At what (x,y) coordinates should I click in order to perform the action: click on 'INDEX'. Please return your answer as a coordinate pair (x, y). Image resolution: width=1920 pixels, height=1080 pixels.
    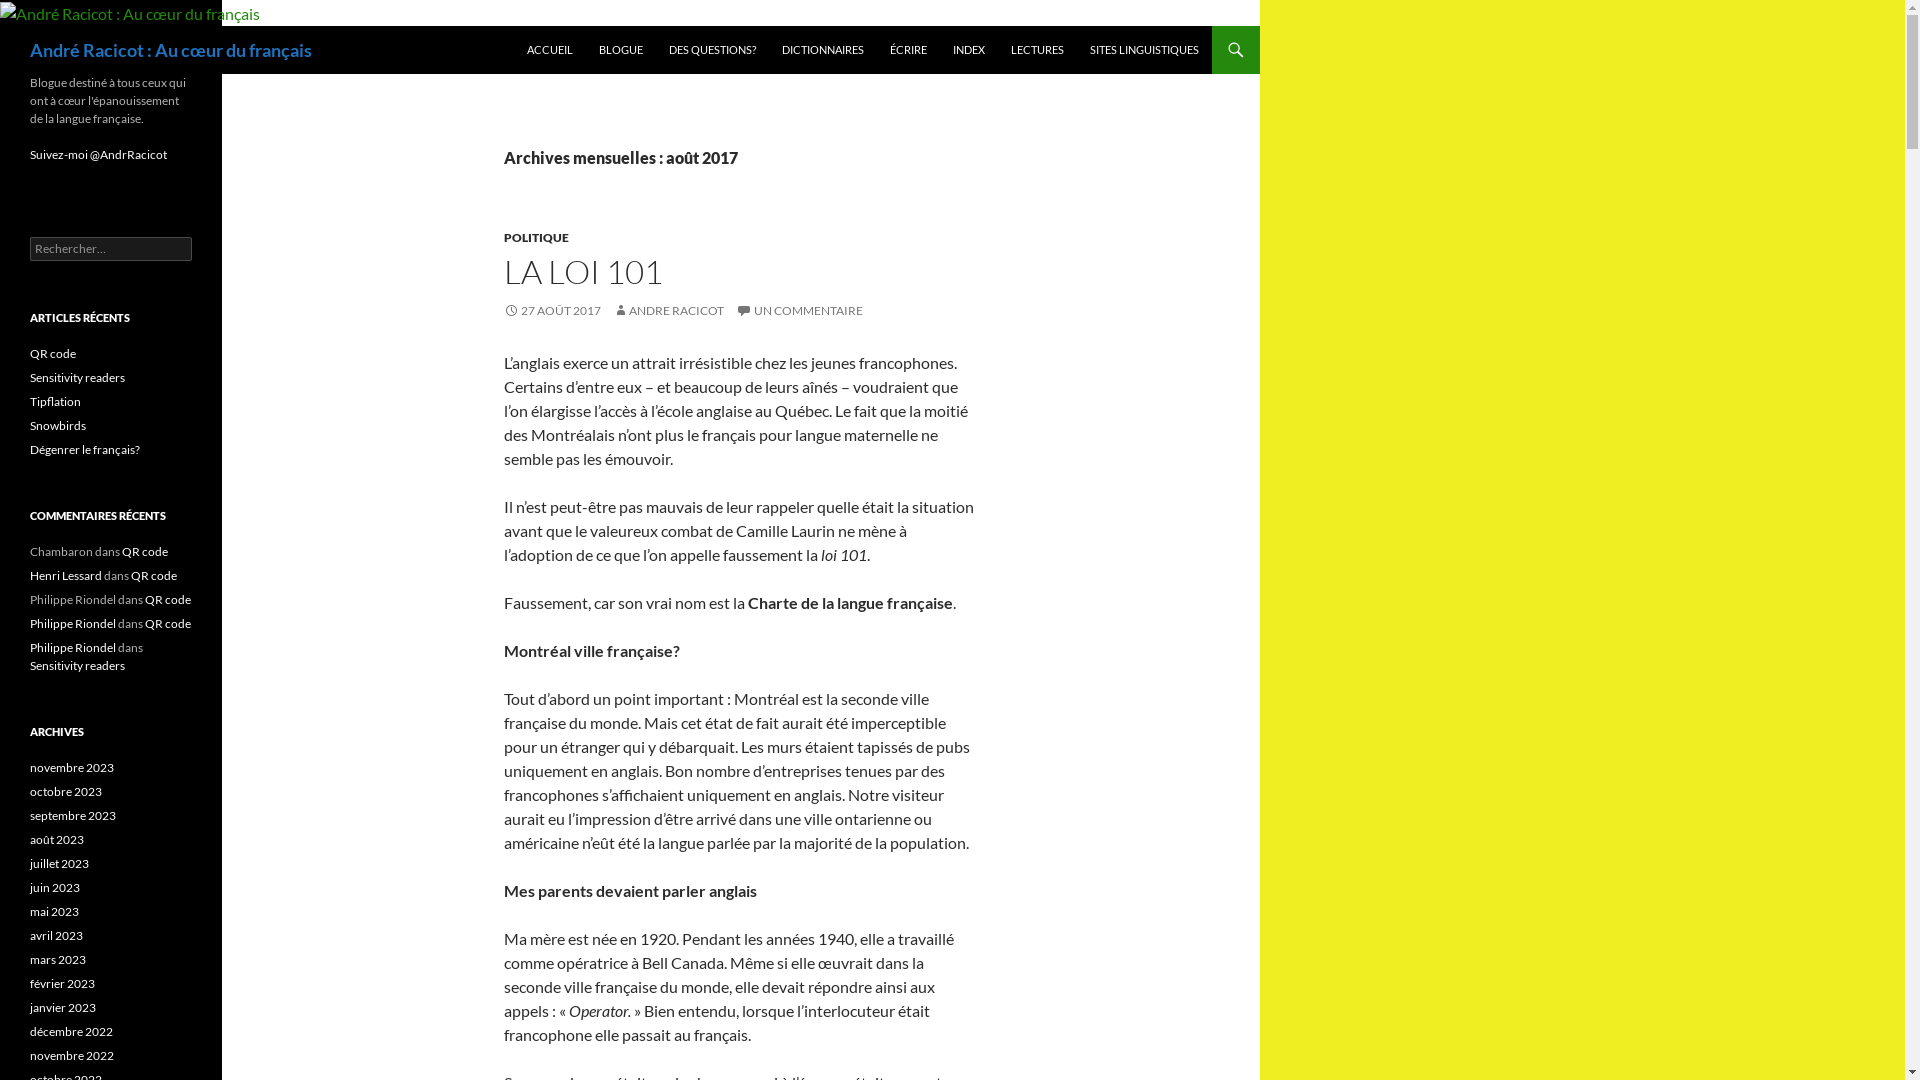
    Looking at the image, I should click on (969, 49).